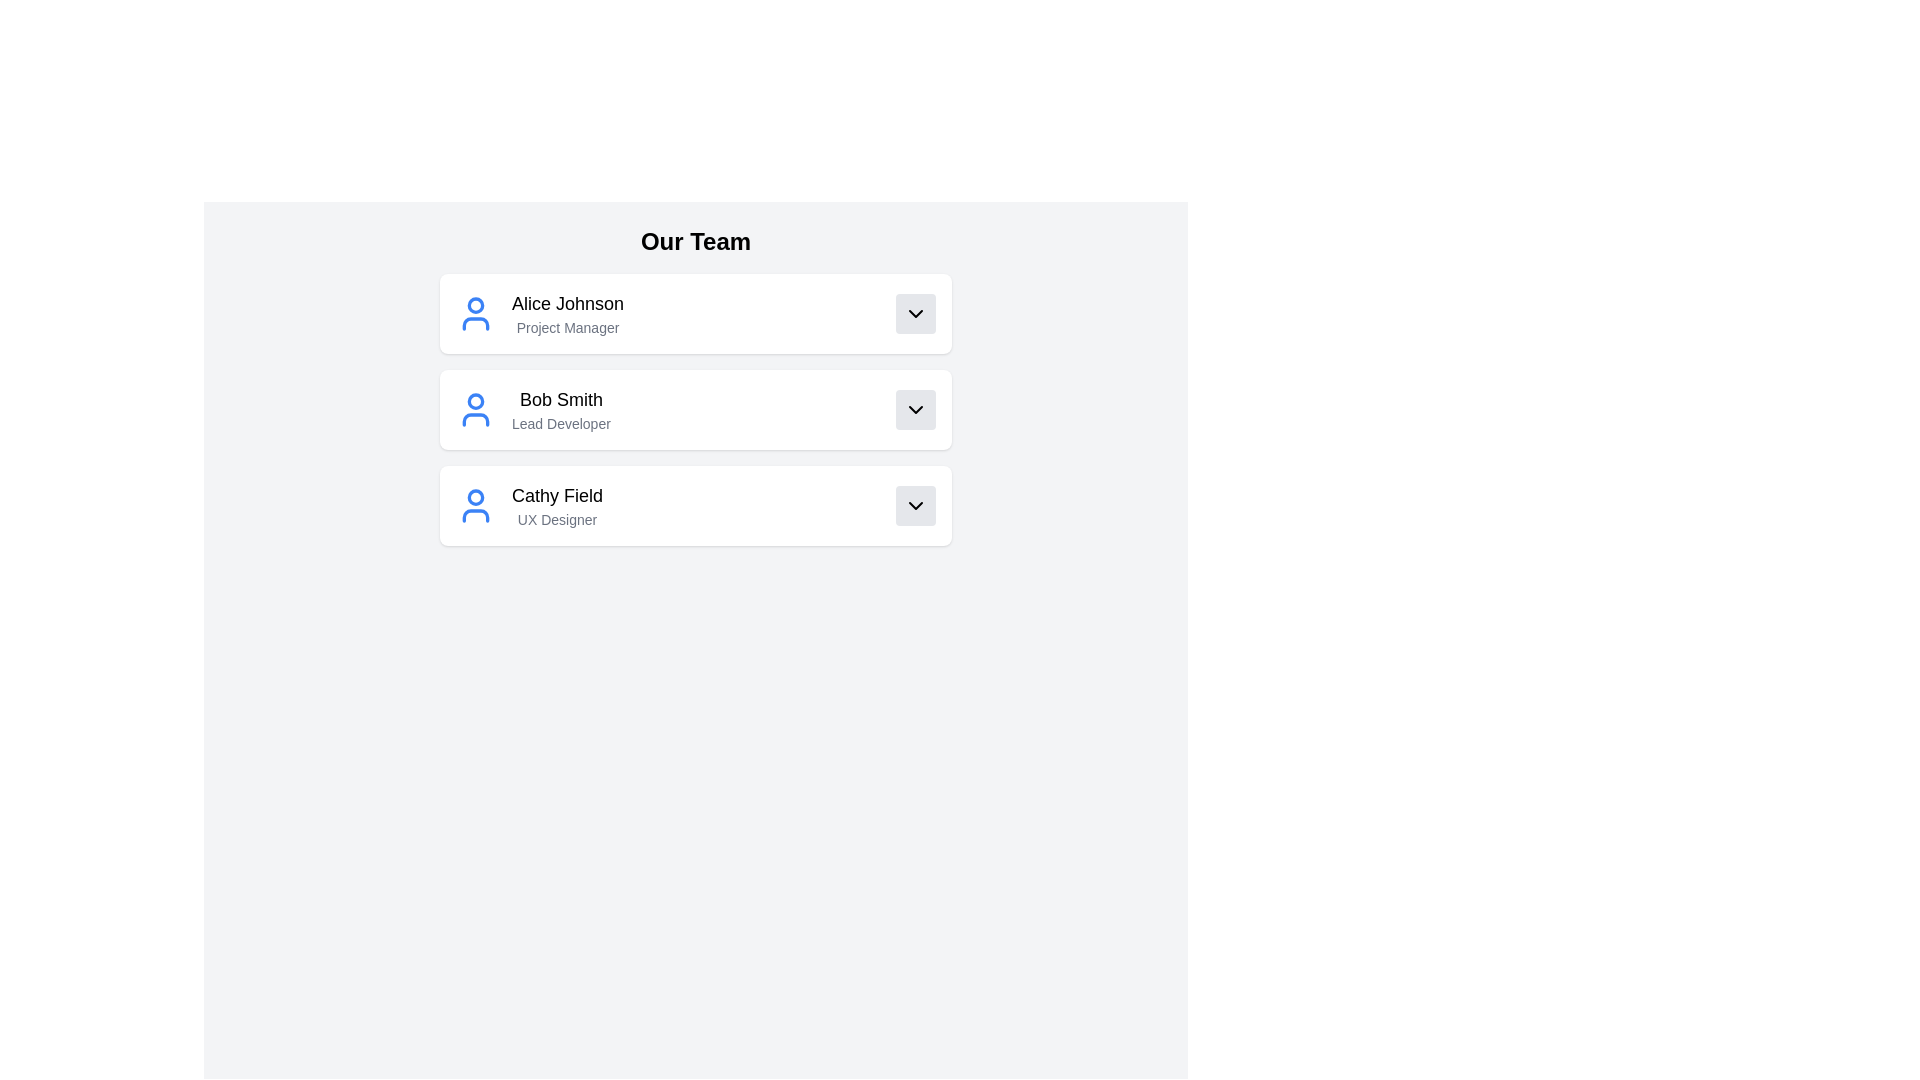  Describe the element at coordinates (474, 304) in the screenshot. I see `SVG circle element that is part of the avatar icon for team member 'Alice Johnson', which is centrally positioned within the avatar's head` at that location.